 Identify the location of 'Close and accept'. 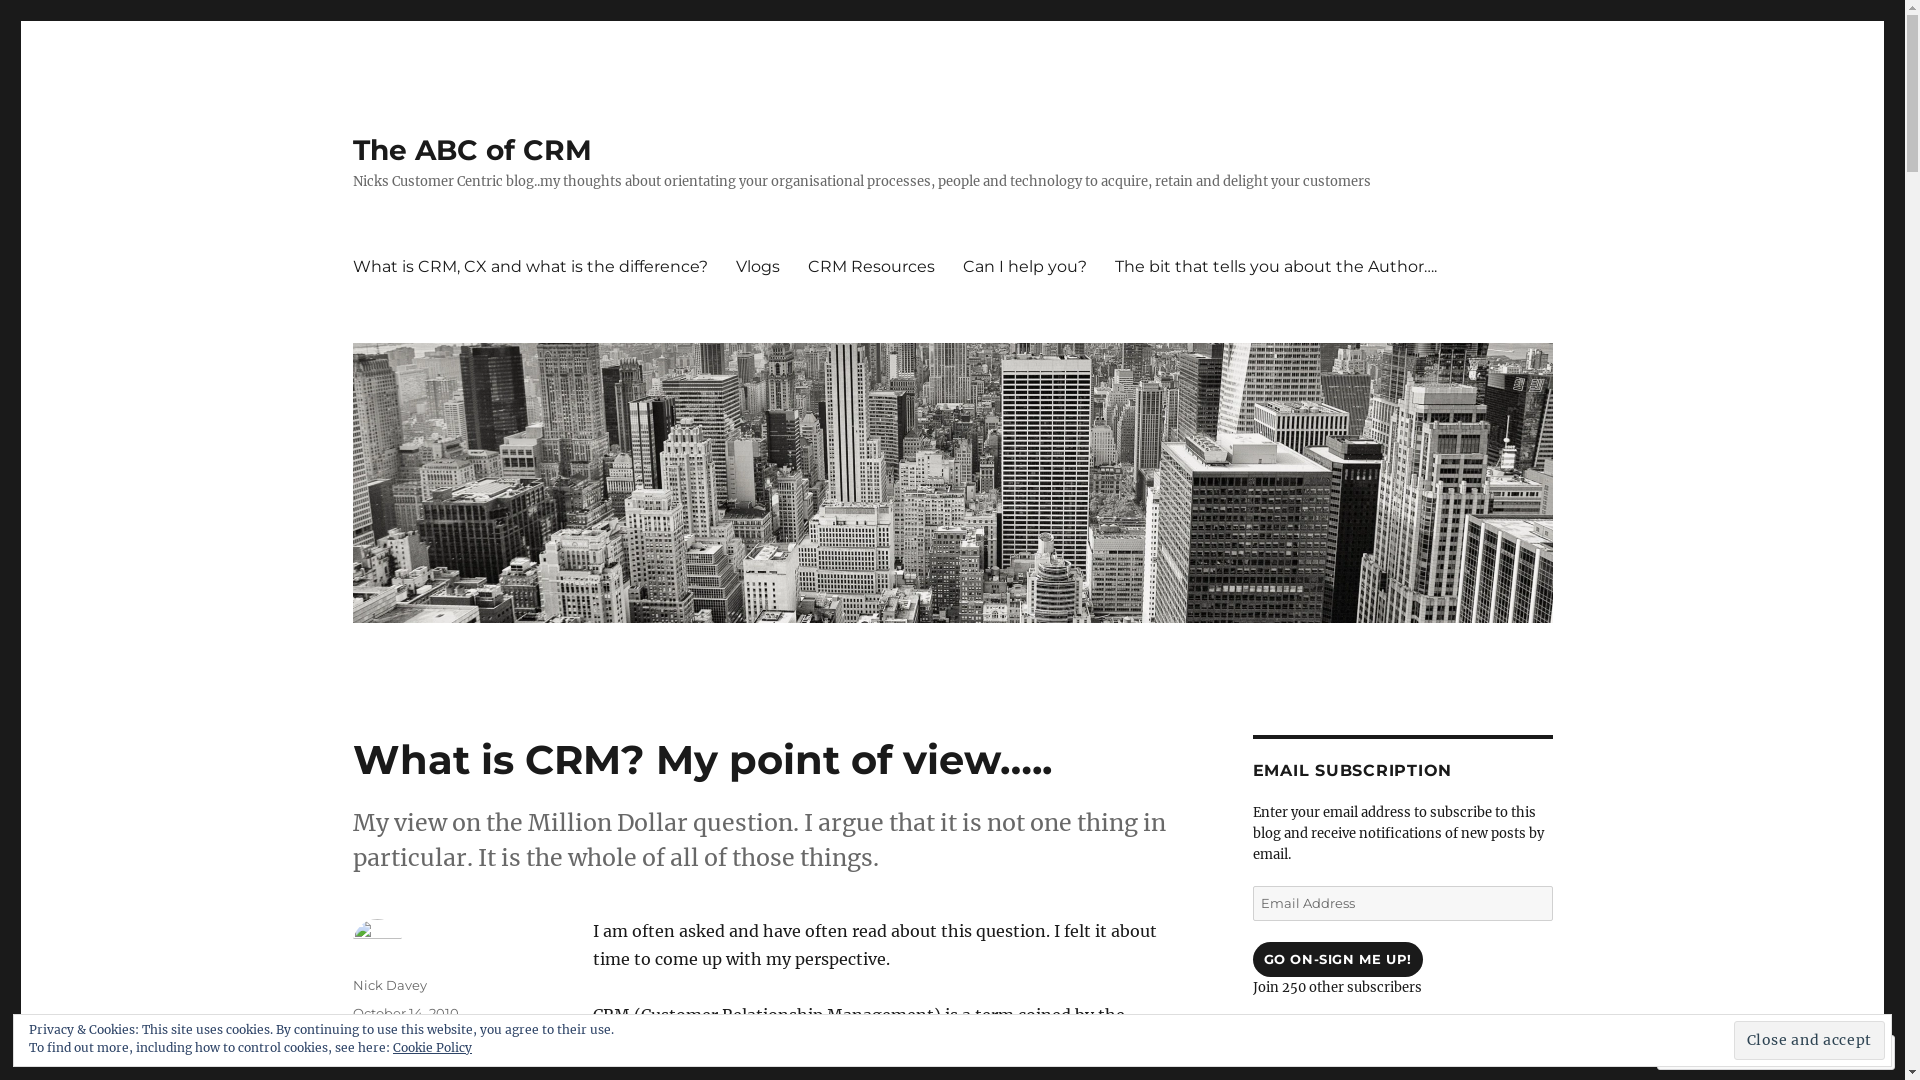
(1732, 1039).